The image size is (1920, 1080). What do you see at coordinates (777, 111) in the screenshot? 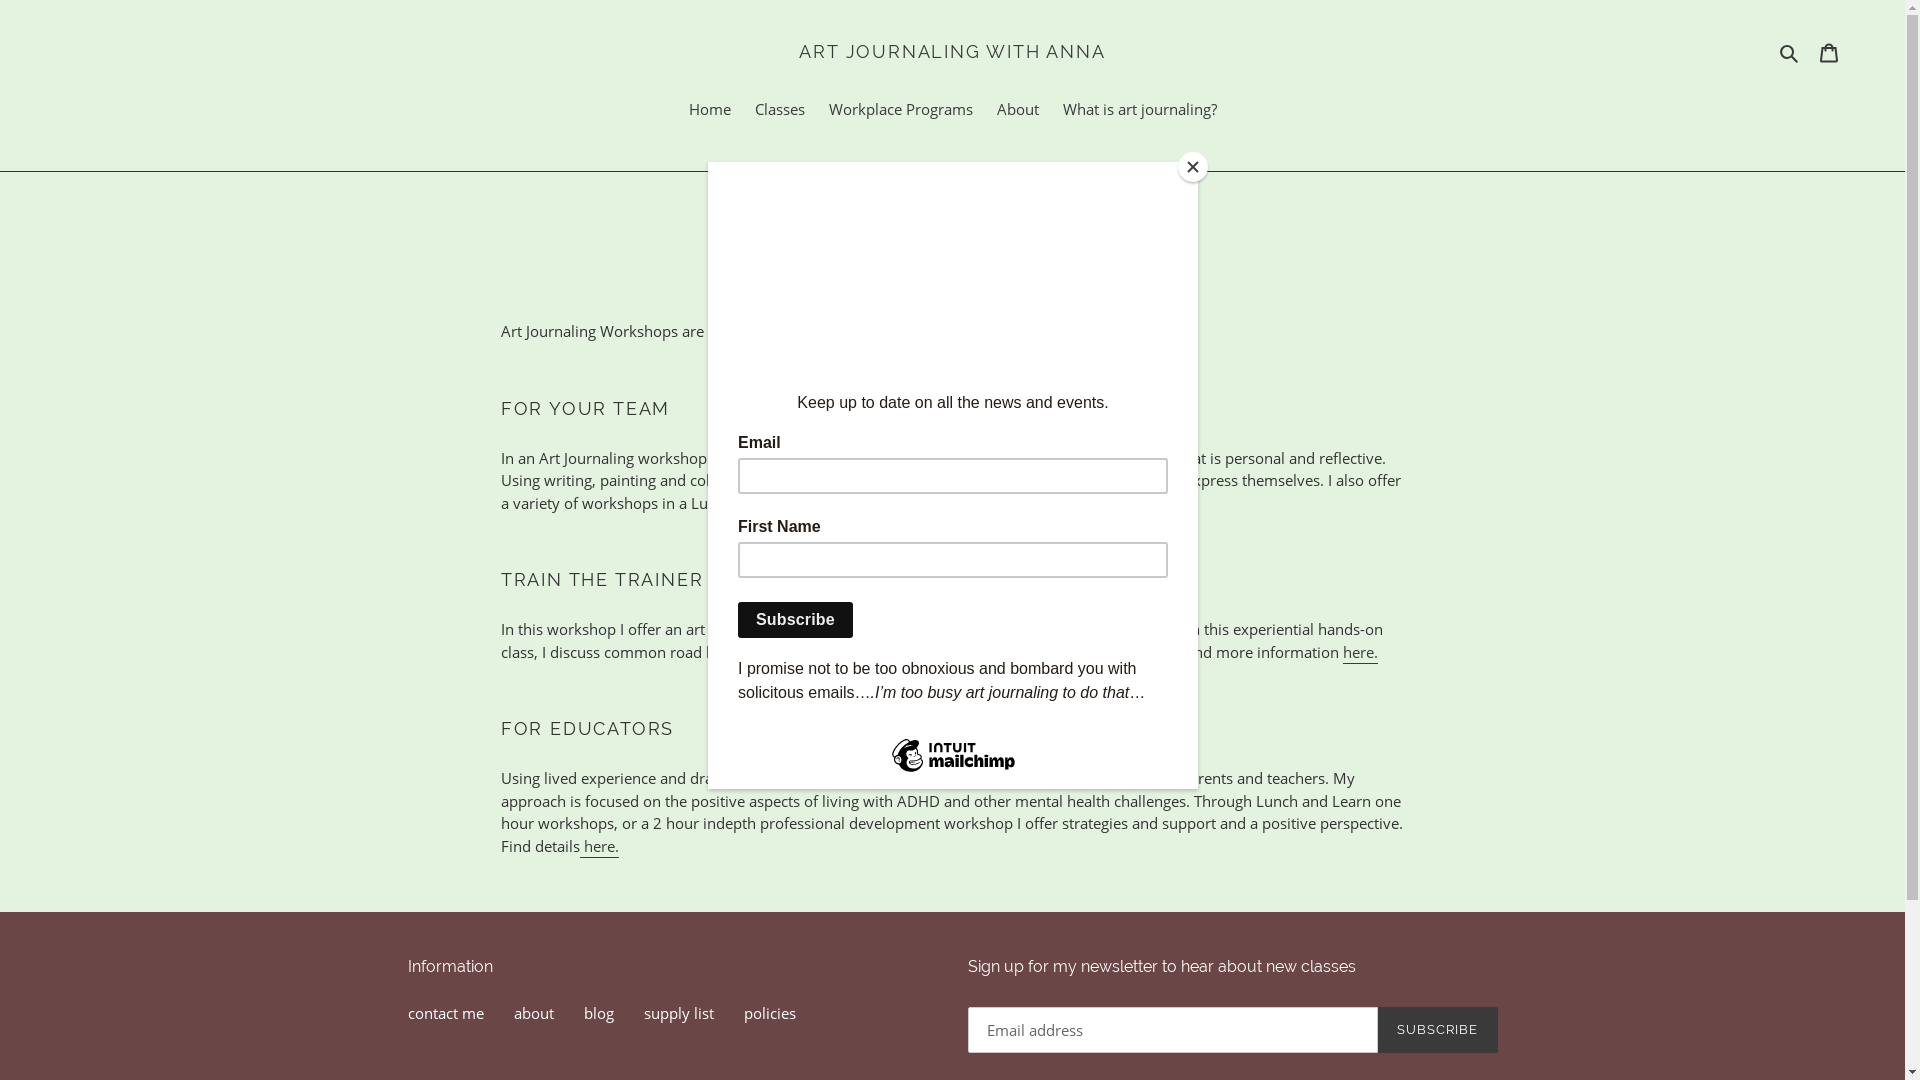
I see `'Classes'` at bounding box center [777, 111].